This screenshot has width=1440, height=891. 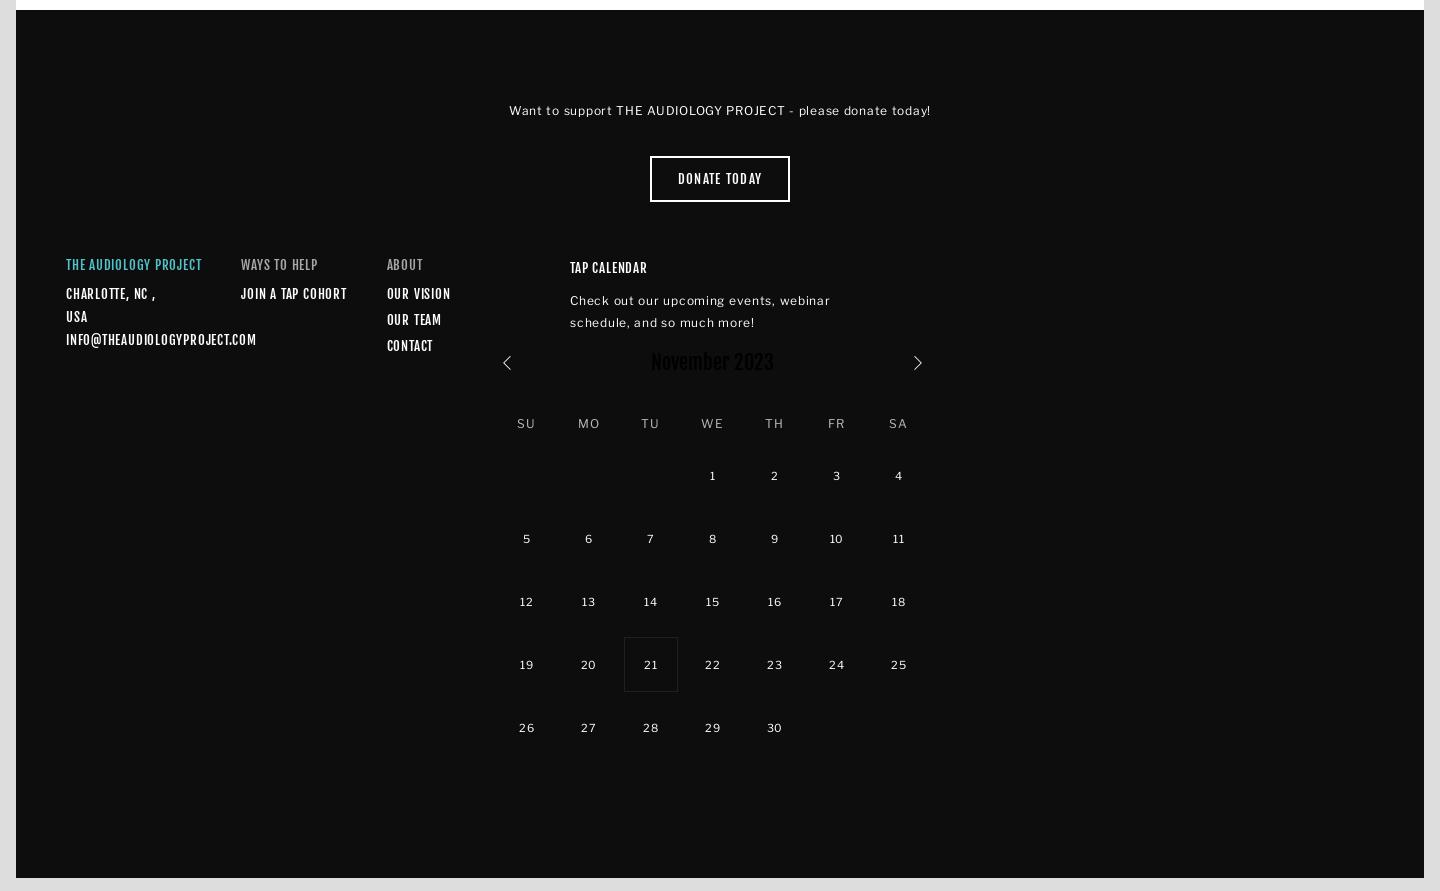 I want to click on 'Ways to Help', so click(x=277, y=264).